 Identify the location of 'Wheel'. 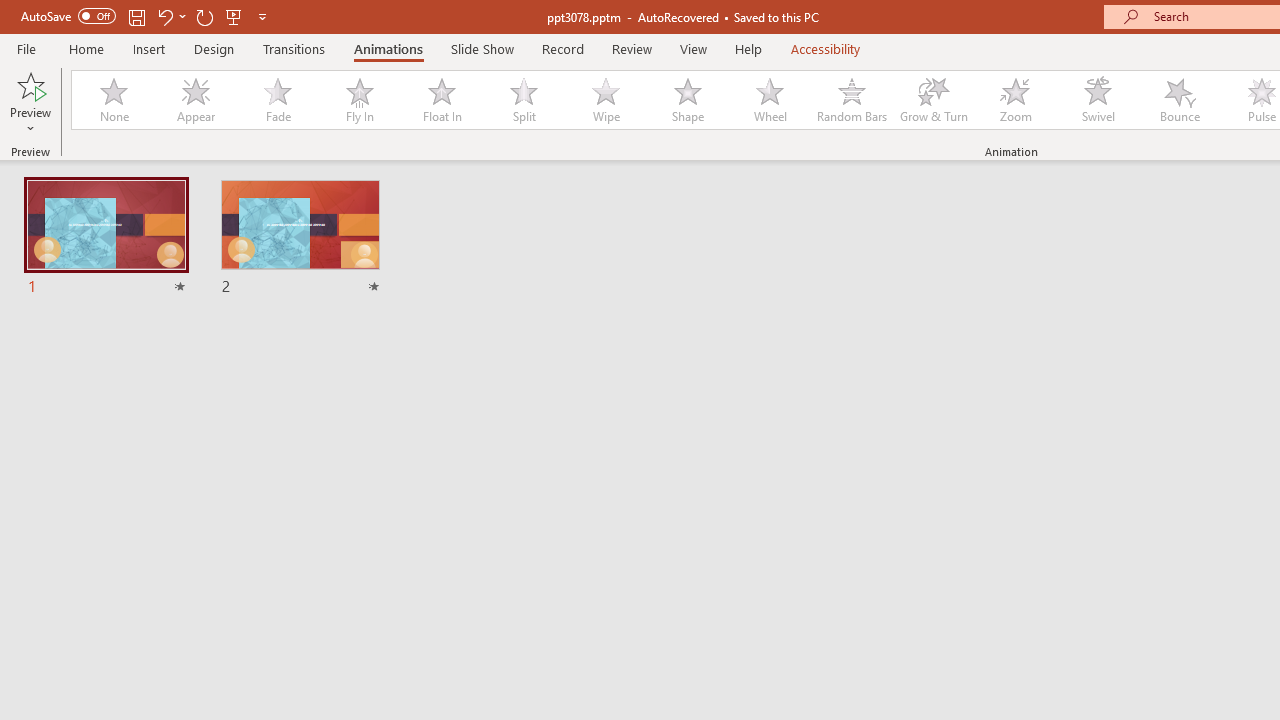
(769, 100).